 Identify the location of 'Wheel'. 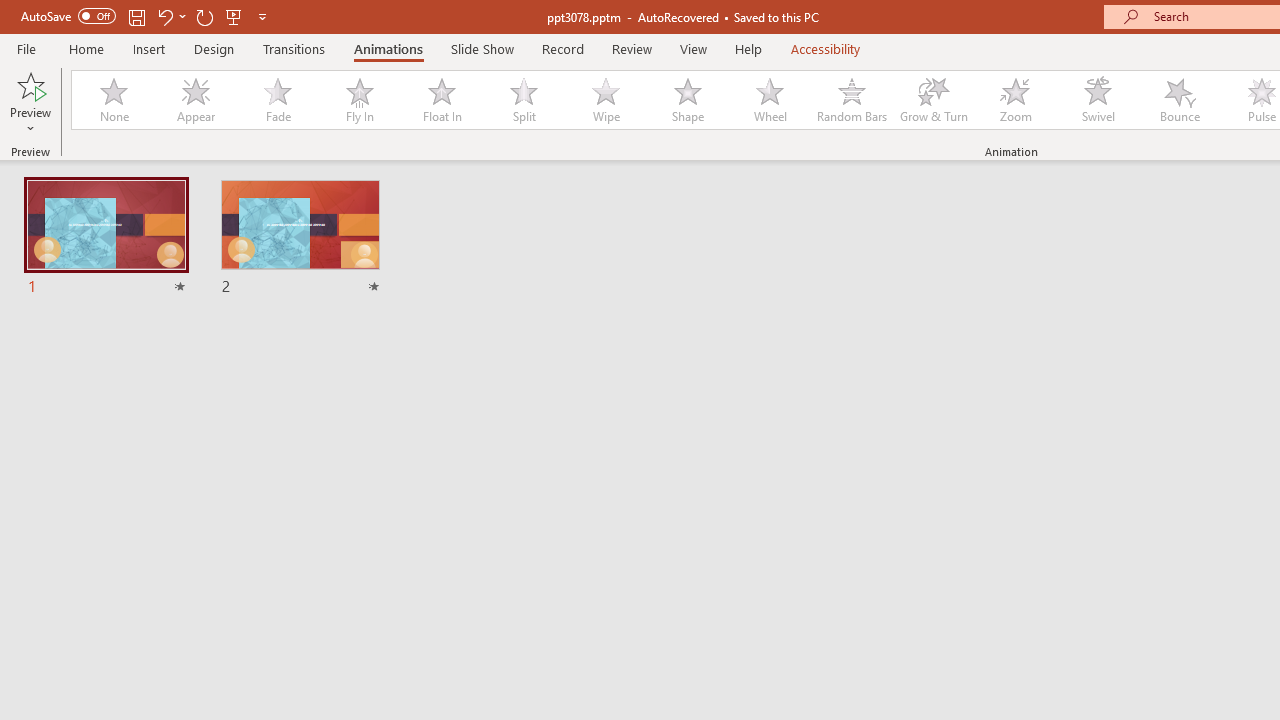
(769, 100).